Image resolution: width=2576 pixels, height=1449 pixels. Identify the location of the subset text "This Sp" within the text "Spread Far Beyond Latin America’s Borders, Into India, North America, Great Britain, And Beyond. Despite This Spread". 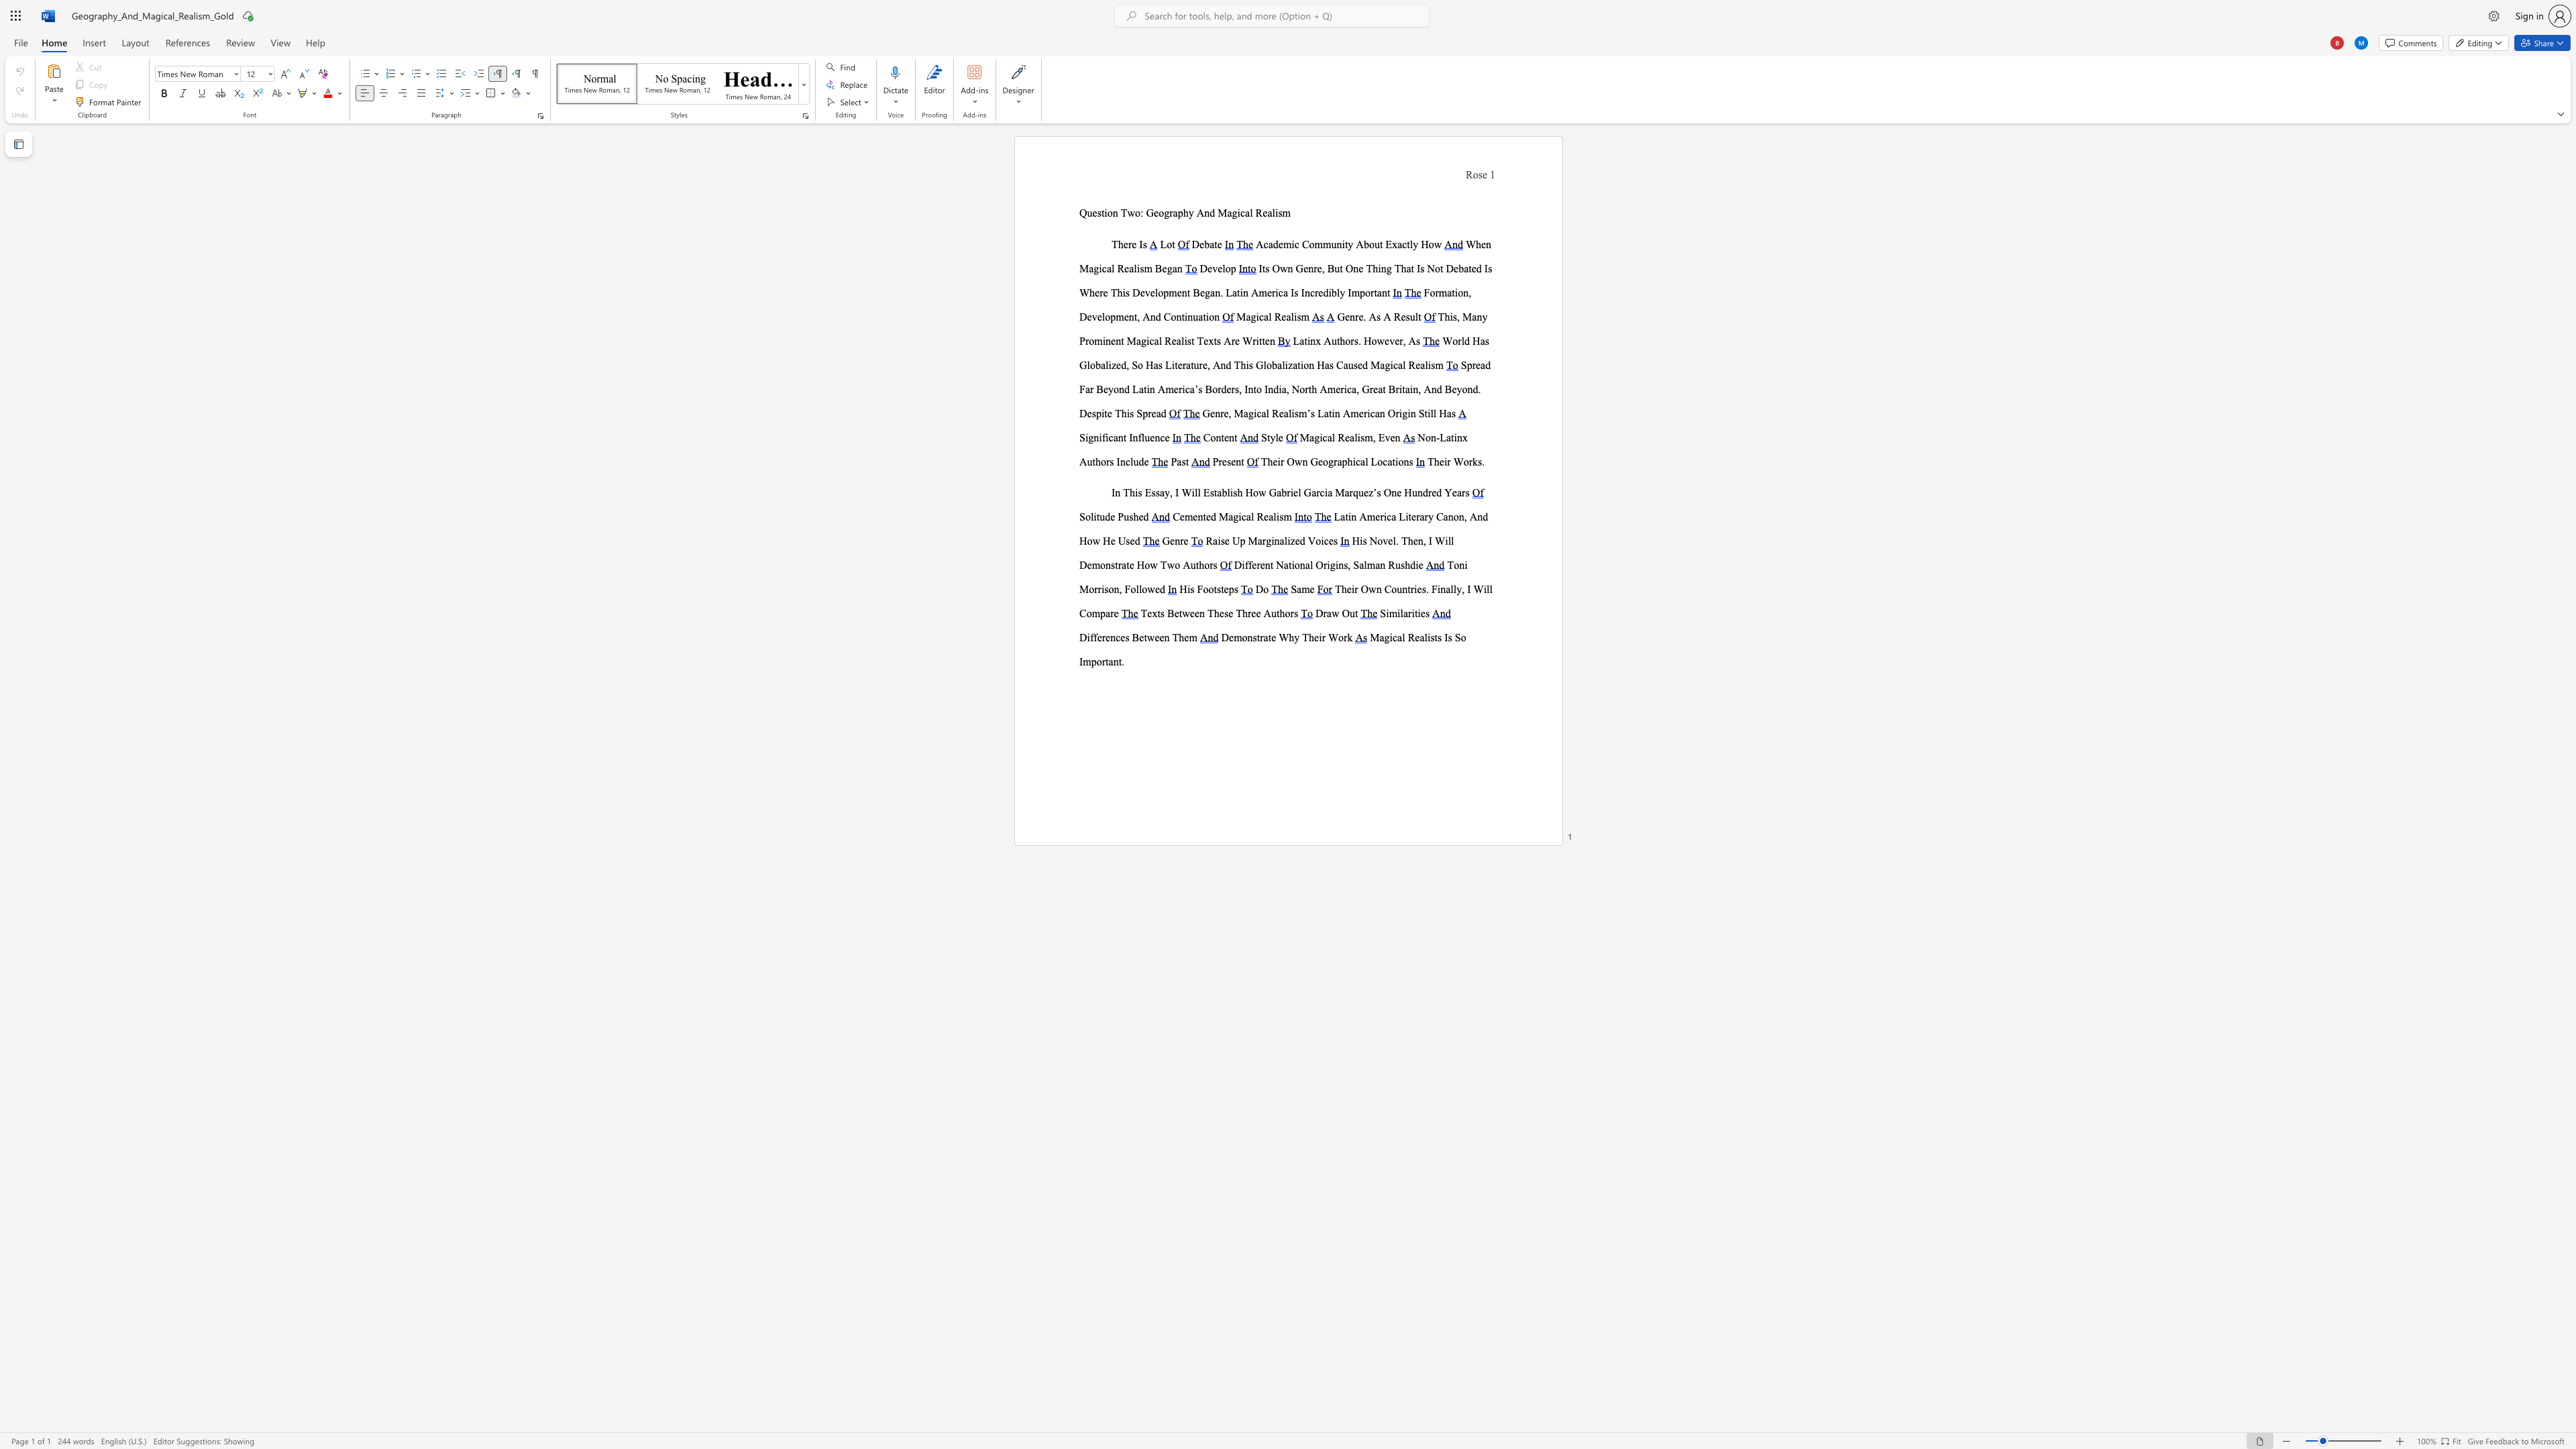
(1114, 413).